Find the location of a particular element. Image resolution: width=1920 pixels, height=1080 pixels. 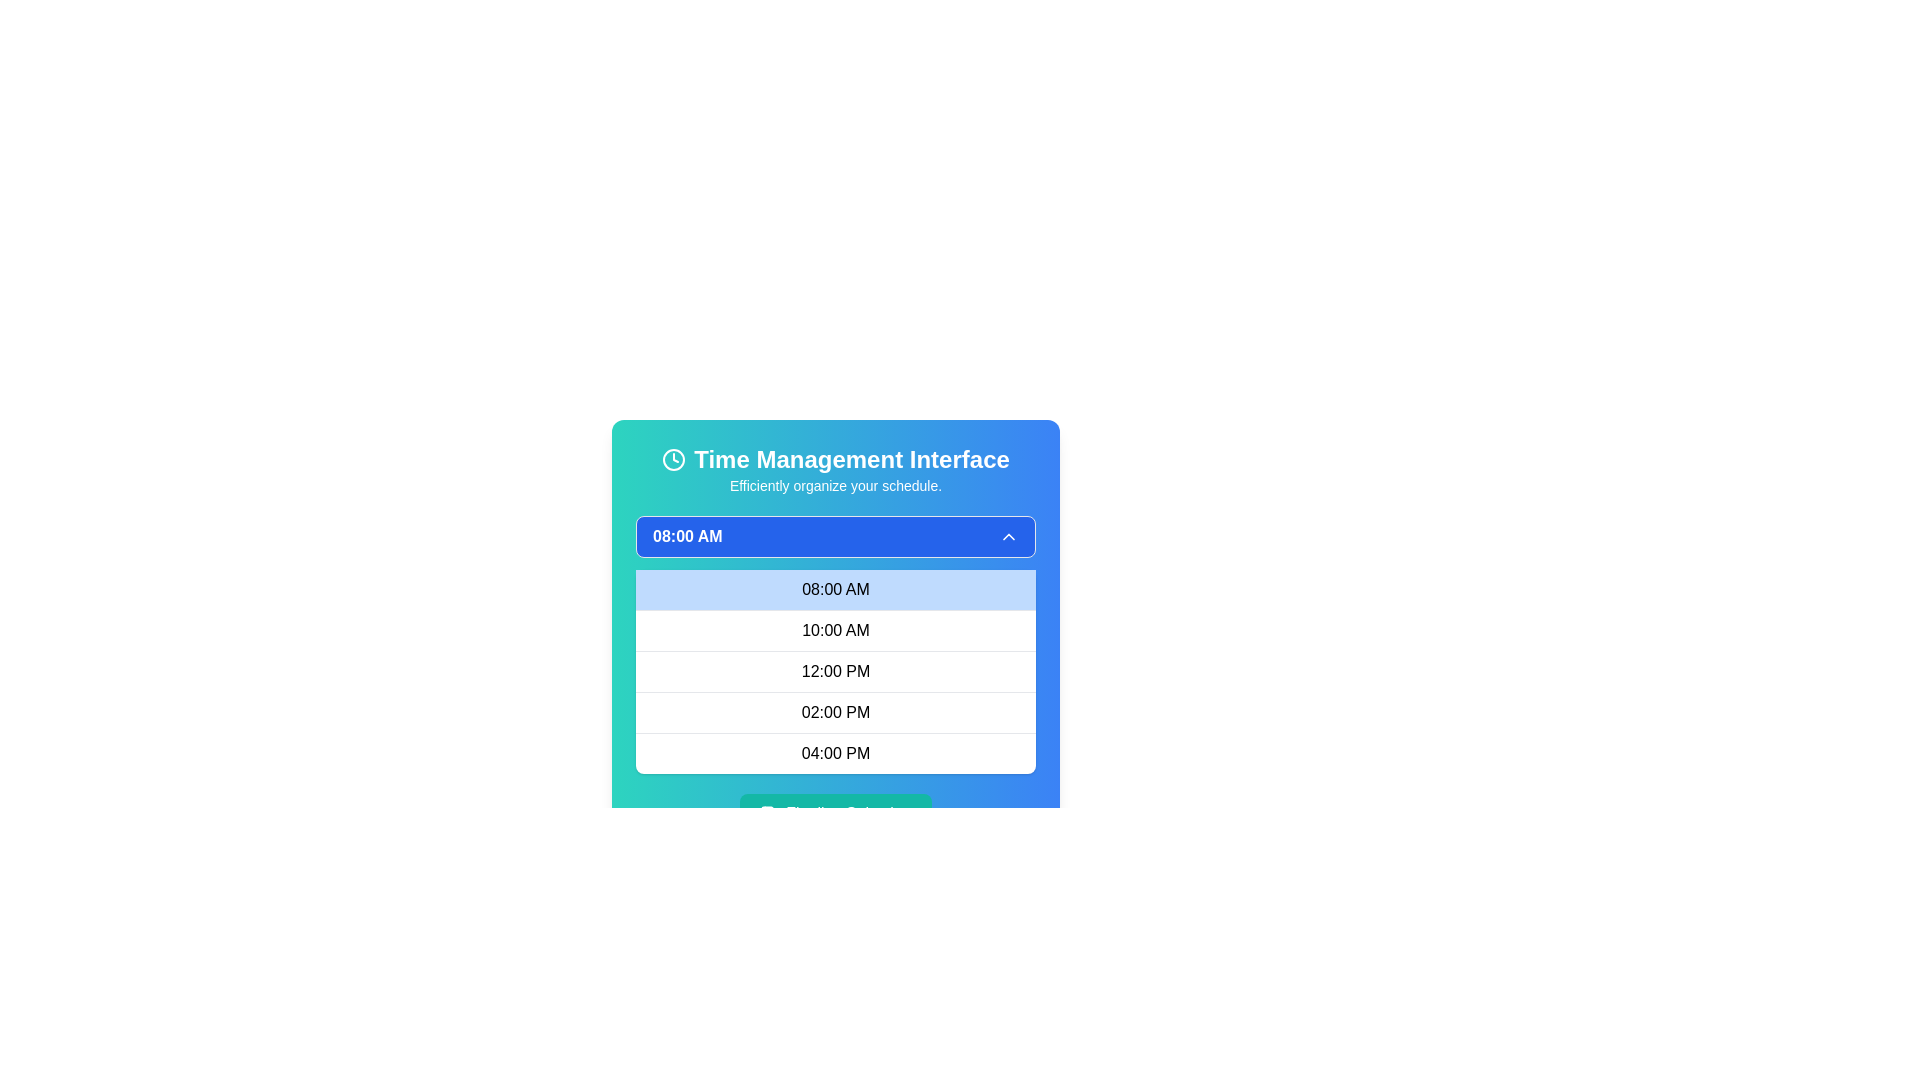

the time selector button at the top of the dropdown interface is located at coordinates (835, 535).